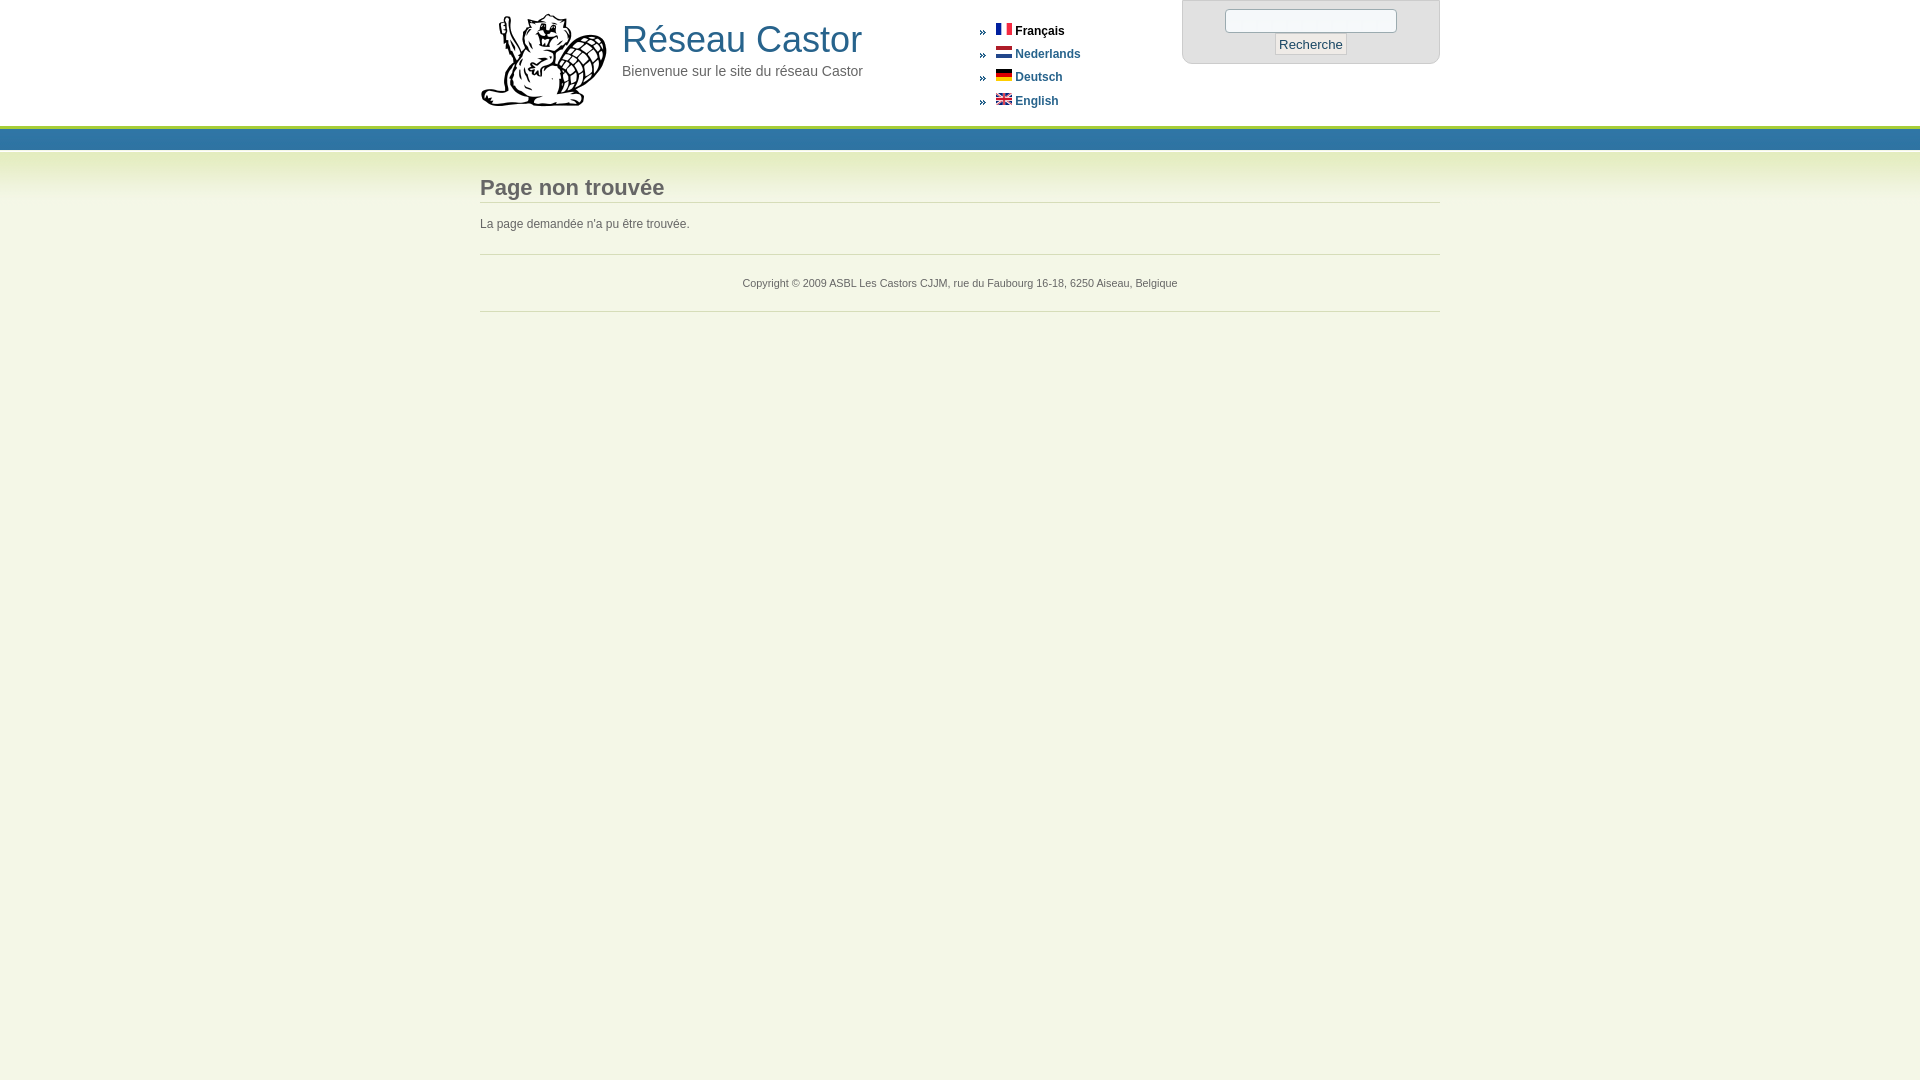  Describe the element at coordinates (1003, 73) in the screenshot. I see `'Deutsch'` at that location.